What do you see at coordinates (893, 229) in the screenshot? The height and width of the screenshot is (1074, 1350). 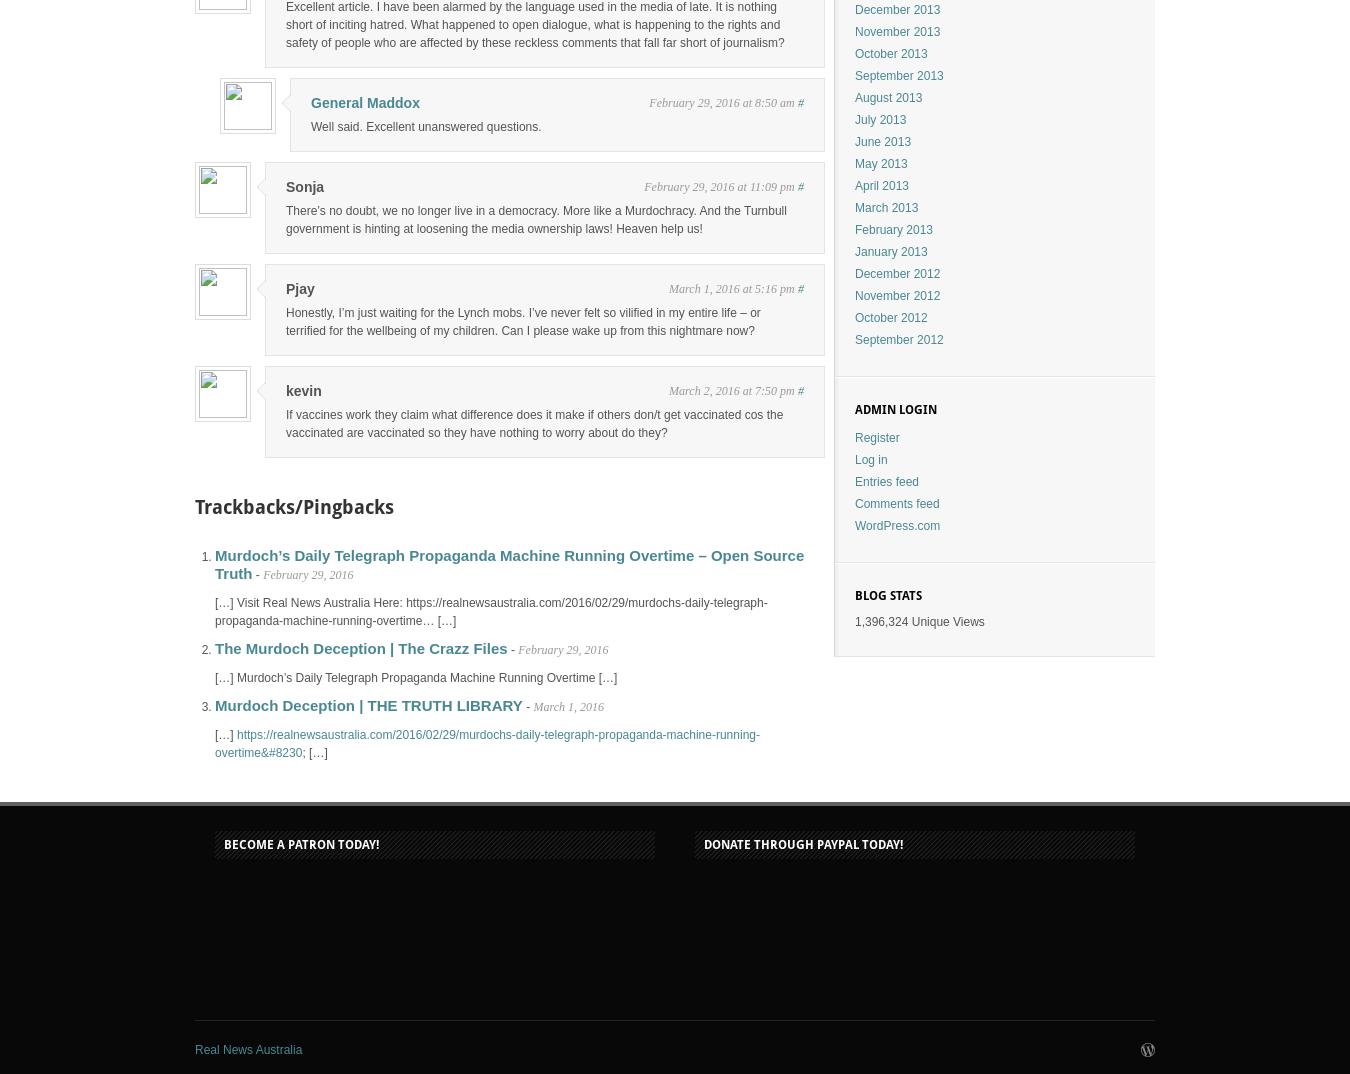 I see `'February 2013'` at bounding box center [893, 229].